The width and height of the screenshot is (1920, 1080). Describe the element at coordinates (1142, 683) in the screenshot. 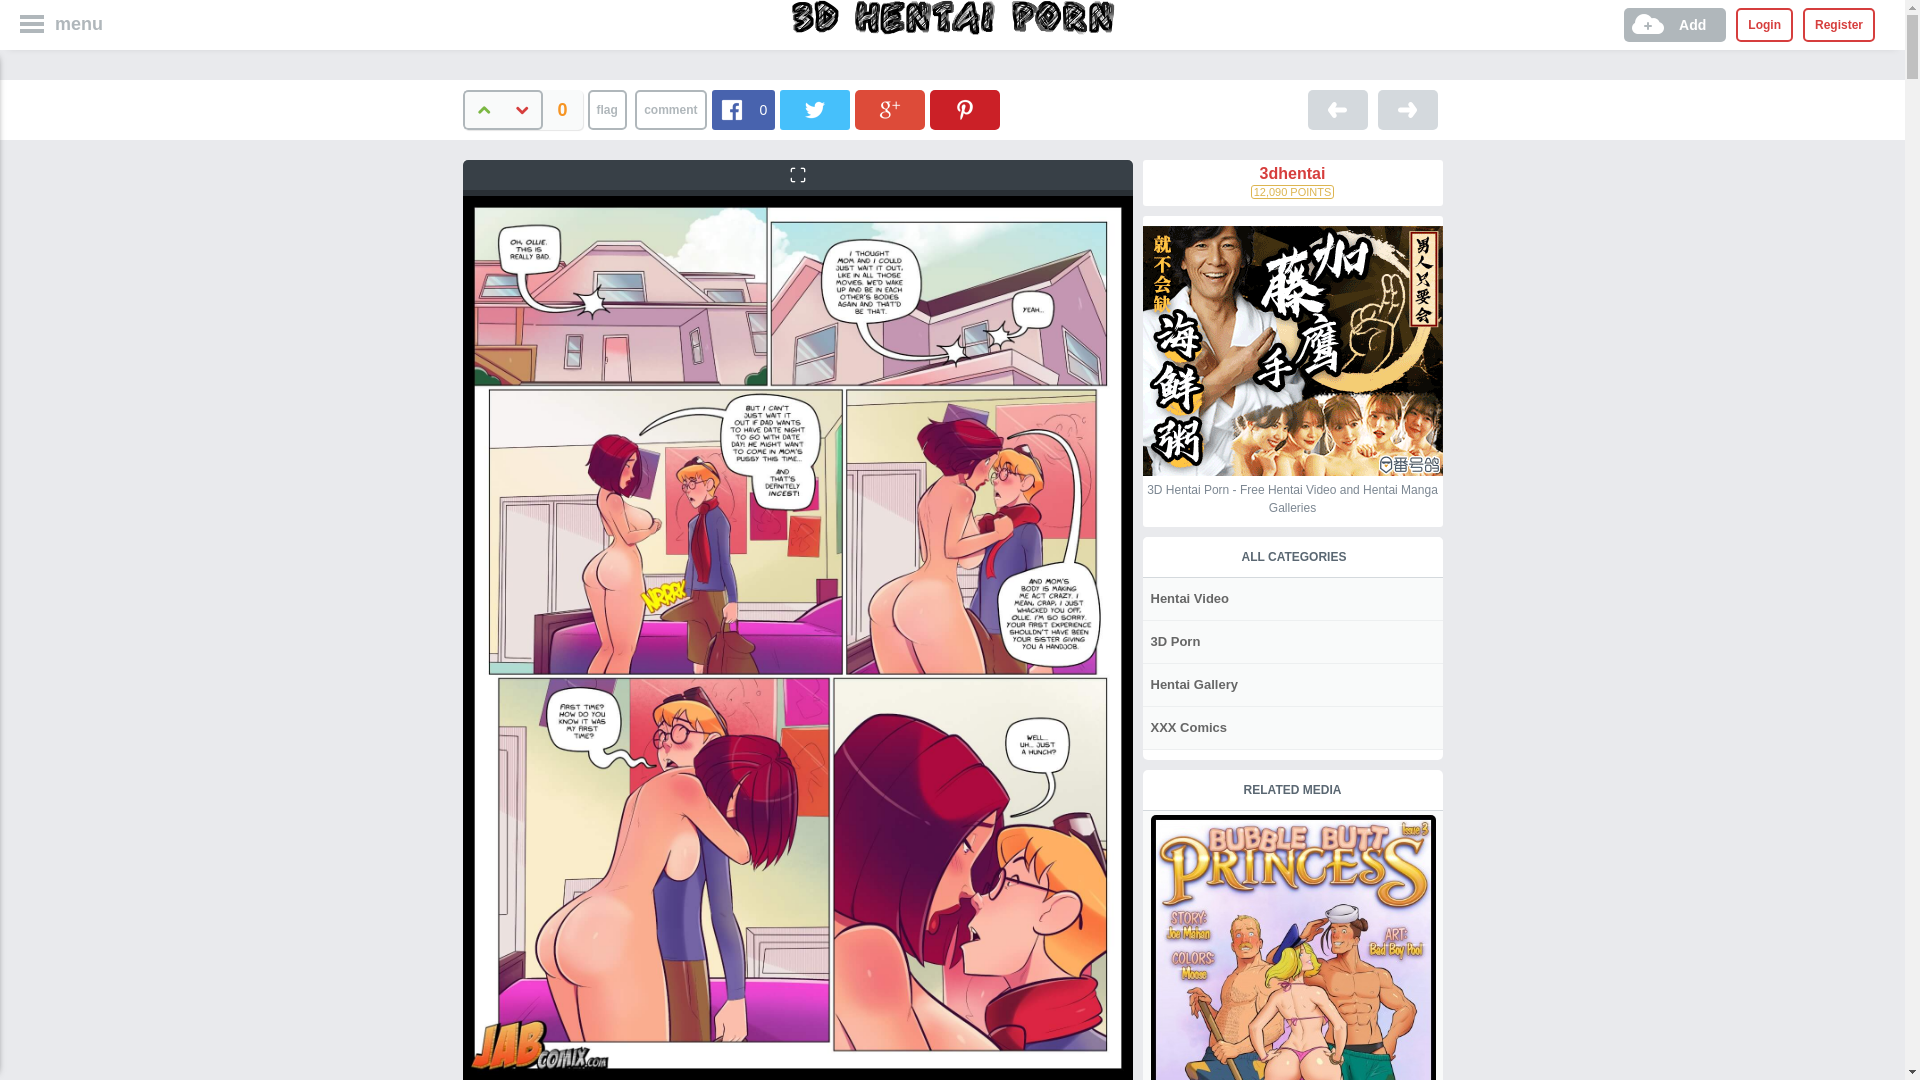

I see `'Hentai Gallery'` at that location.